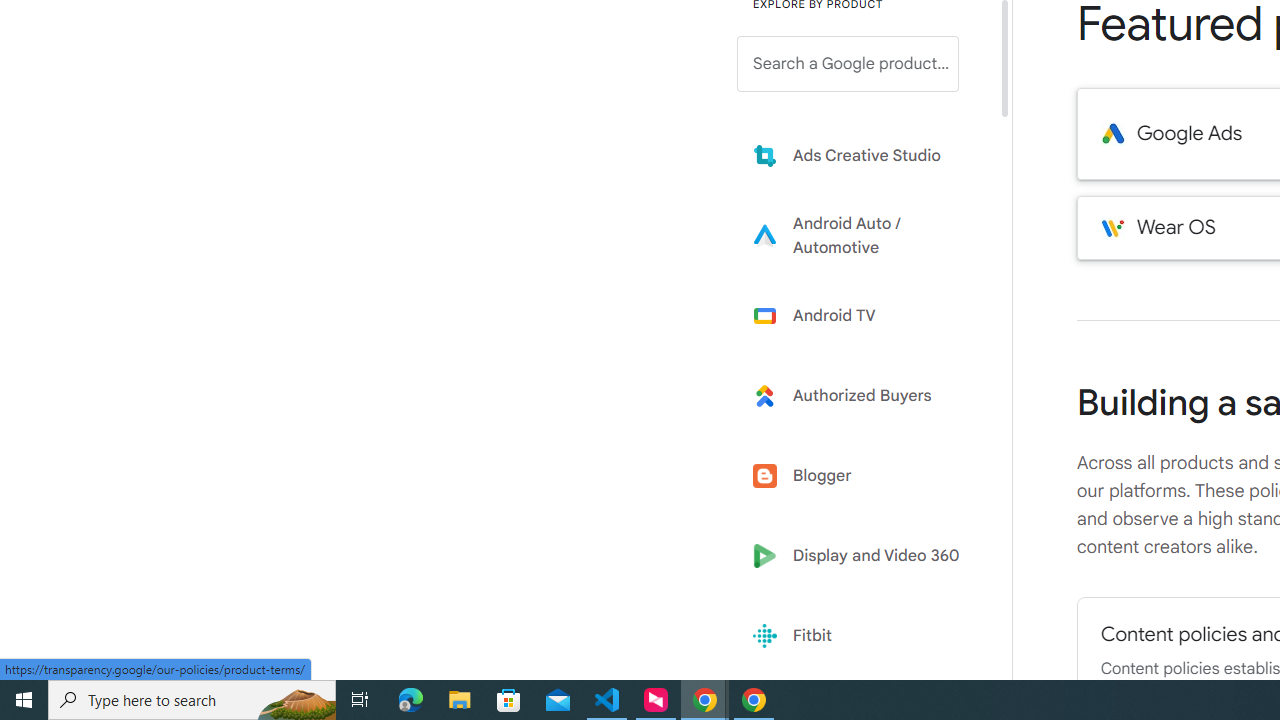 The image size is (1280, 720). What do you see at coordinates (862, 315) in the screenshot?
I see `'Learn more about Android TV'` at bounding box center [862, 315].